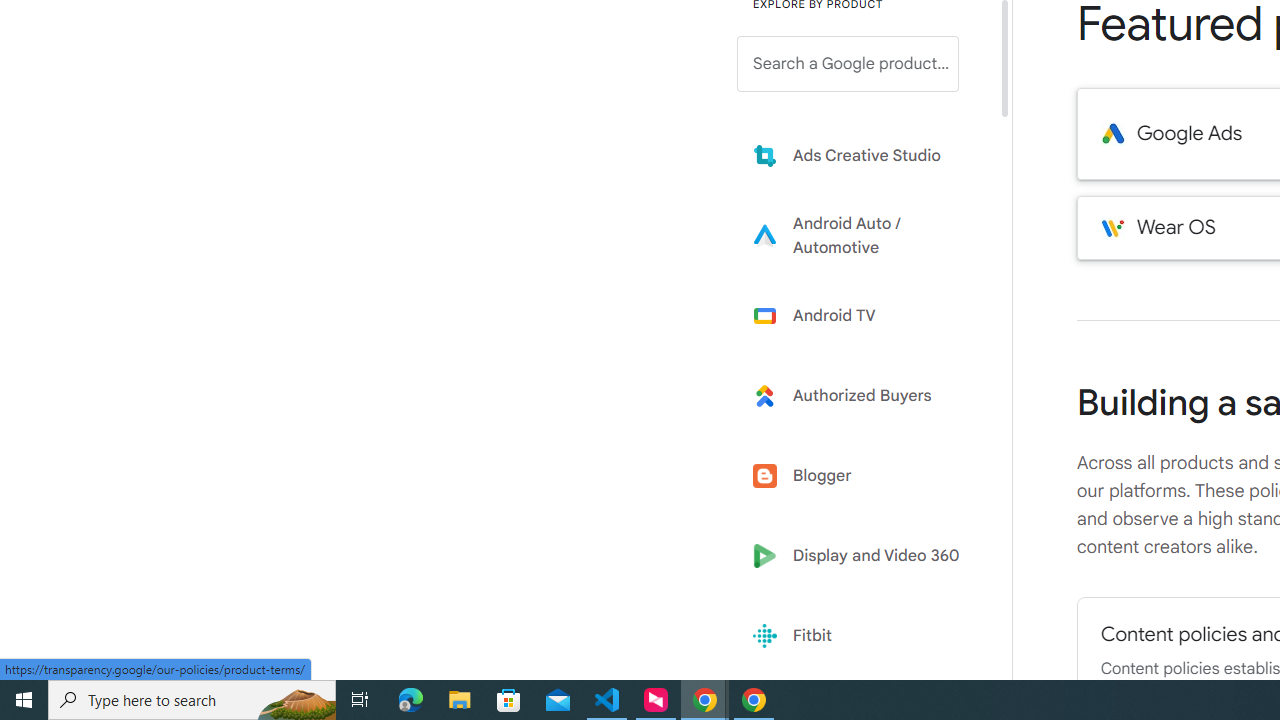 The image size is (1280, 720). What do you see at coordinates (862, 315) in the screenshot?
I see `'Learn more about Android TV'` at bounding box center [862, 315].